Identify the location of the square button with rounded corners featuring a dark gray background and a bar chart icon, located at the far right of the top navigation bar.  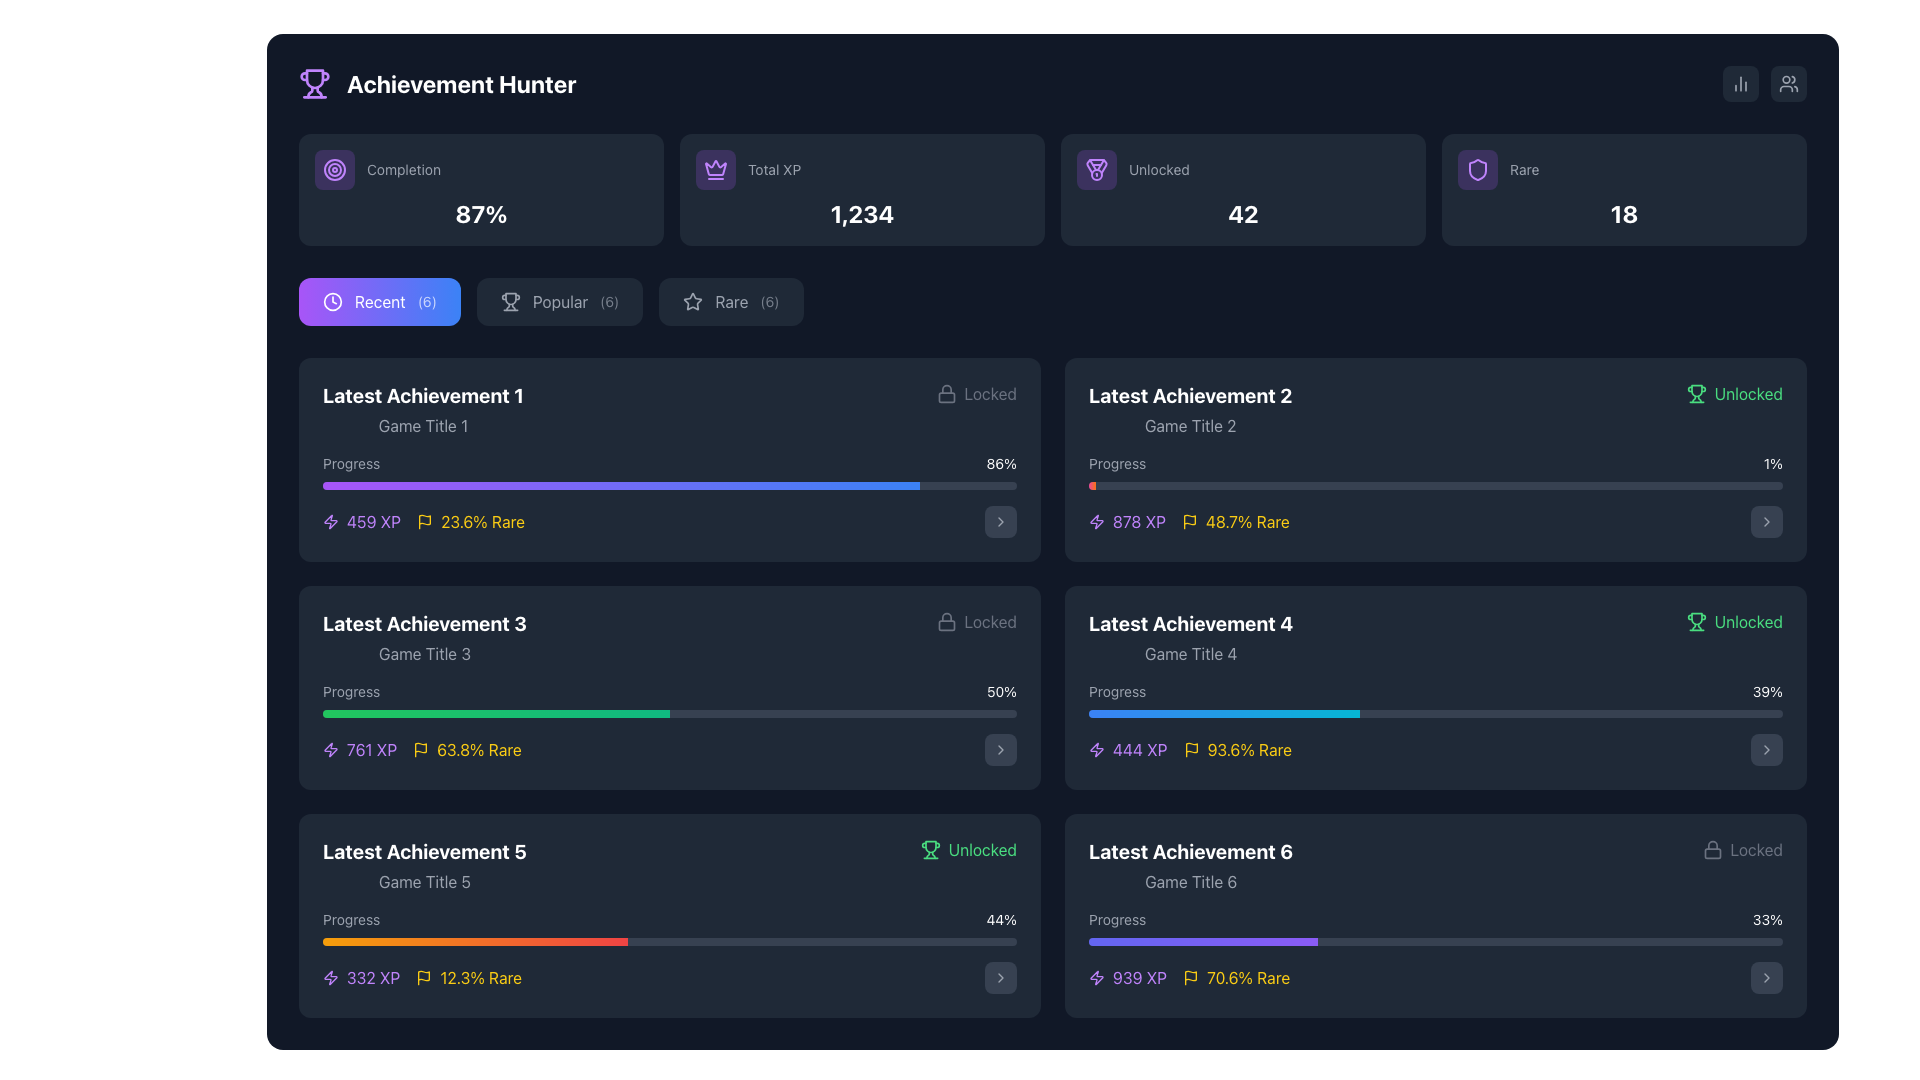
(1740, 83).